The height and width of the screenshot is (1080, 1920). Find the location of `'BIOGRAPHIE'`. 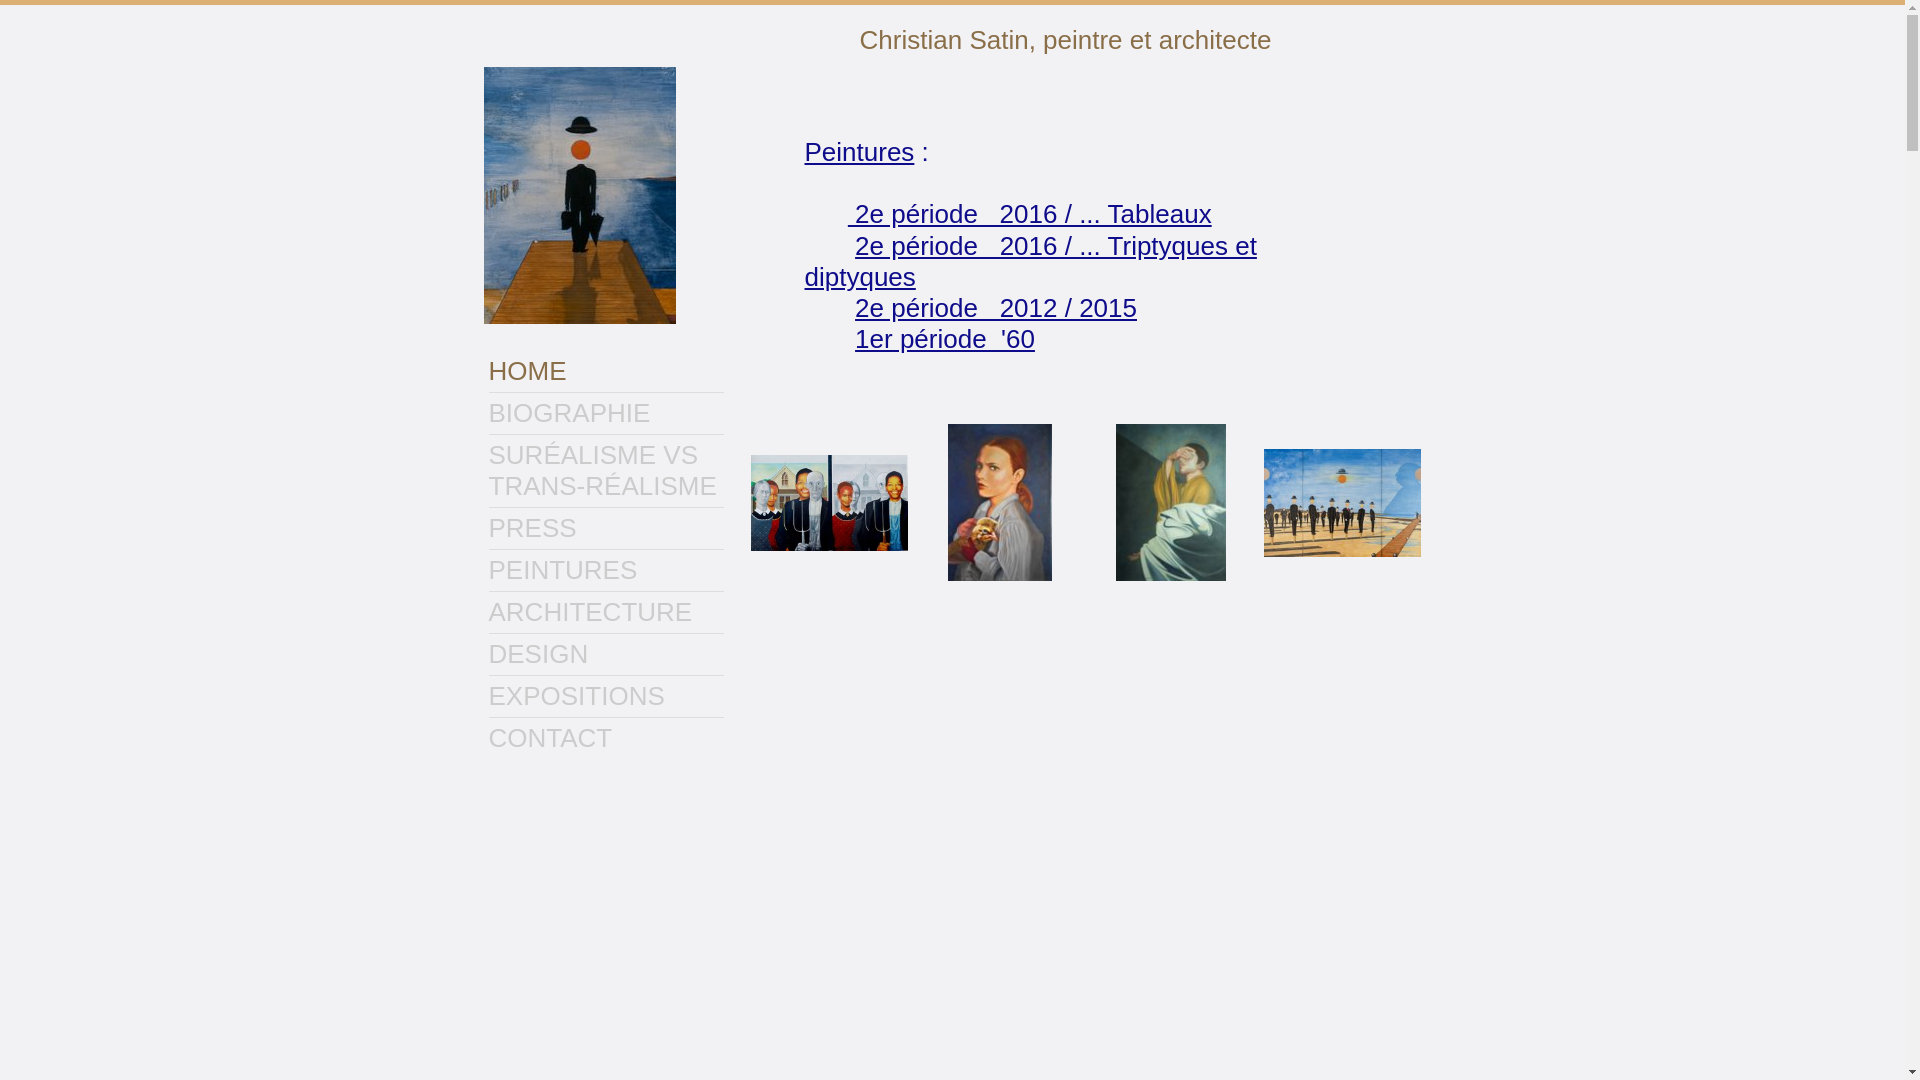

'BIOGRAPHIE' is located at coordinates (604, 412).